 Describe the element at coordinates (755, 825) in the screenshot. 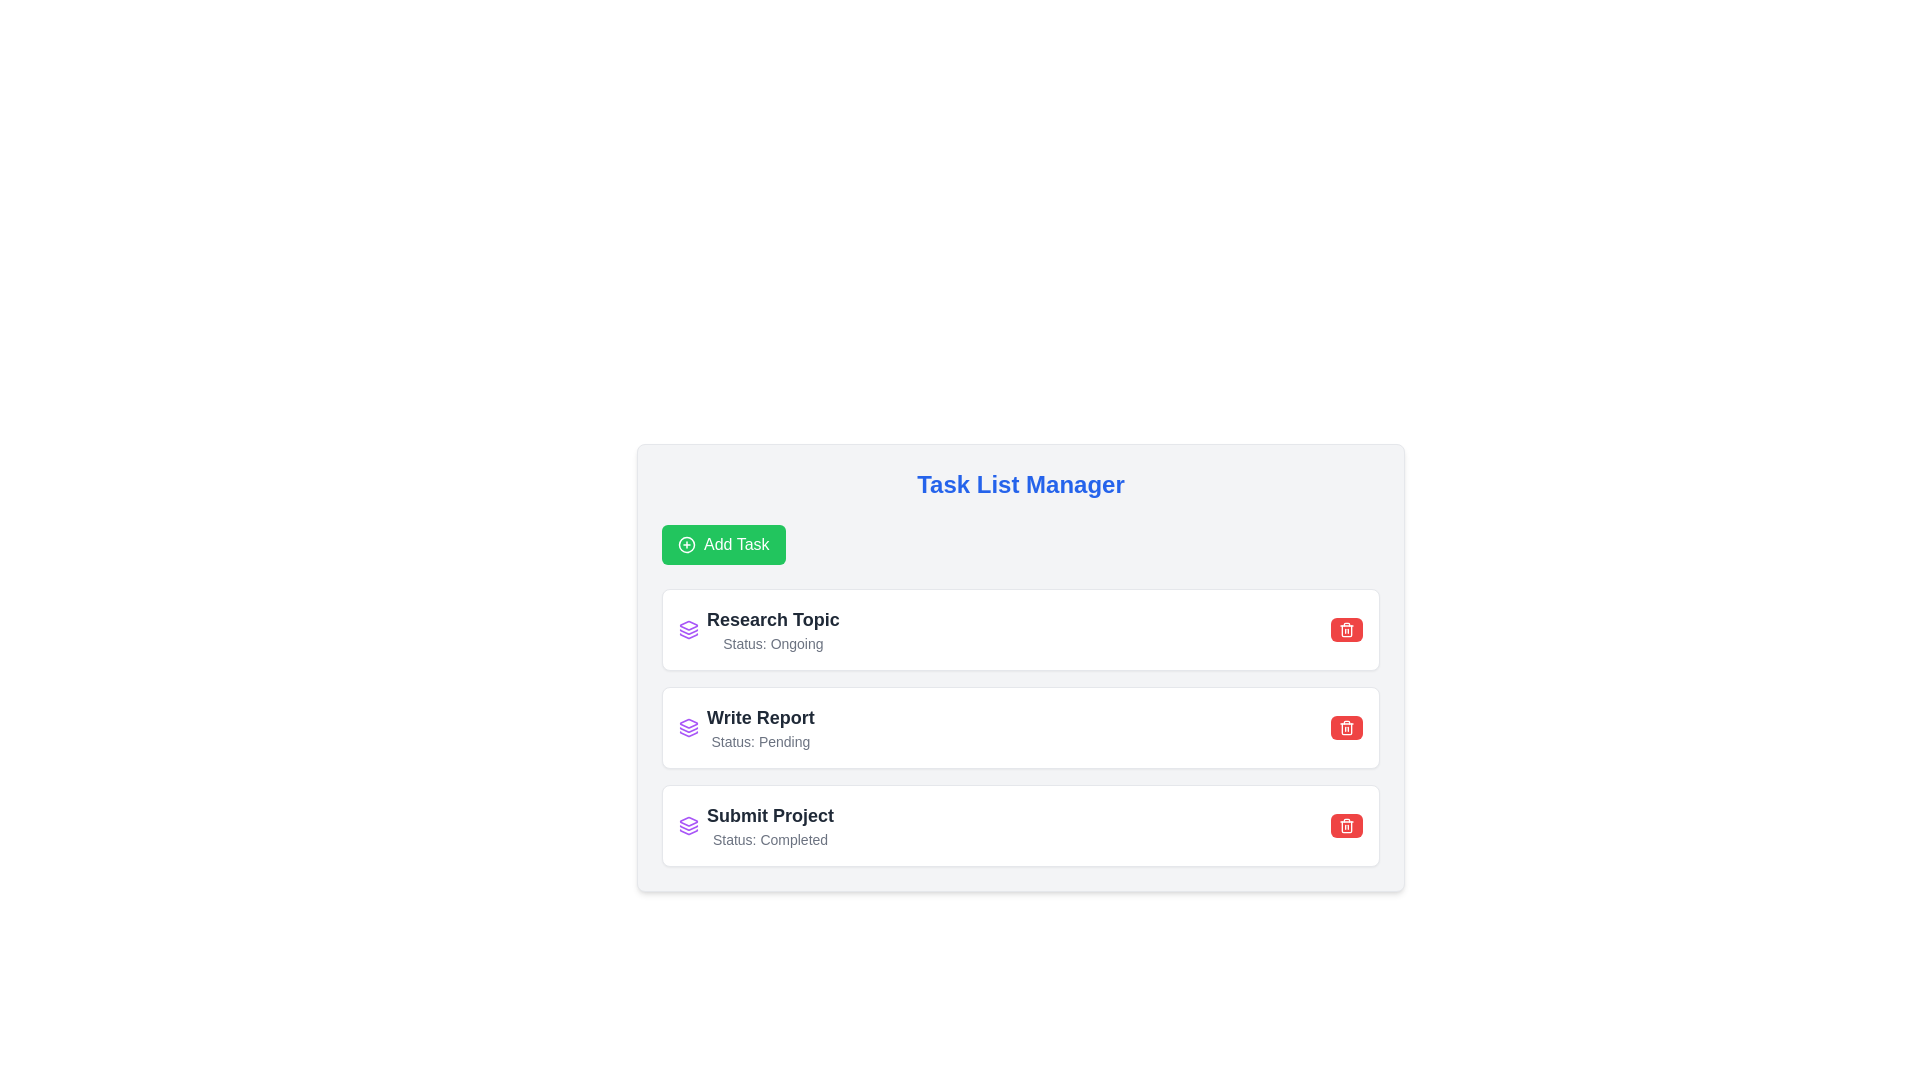

I see `the 'Submit Project' Text Display with Icon element that shows 'Status: Completed' and has a purple stack-like icon, located in the bottom row of a vertically-stacked list` at that location.